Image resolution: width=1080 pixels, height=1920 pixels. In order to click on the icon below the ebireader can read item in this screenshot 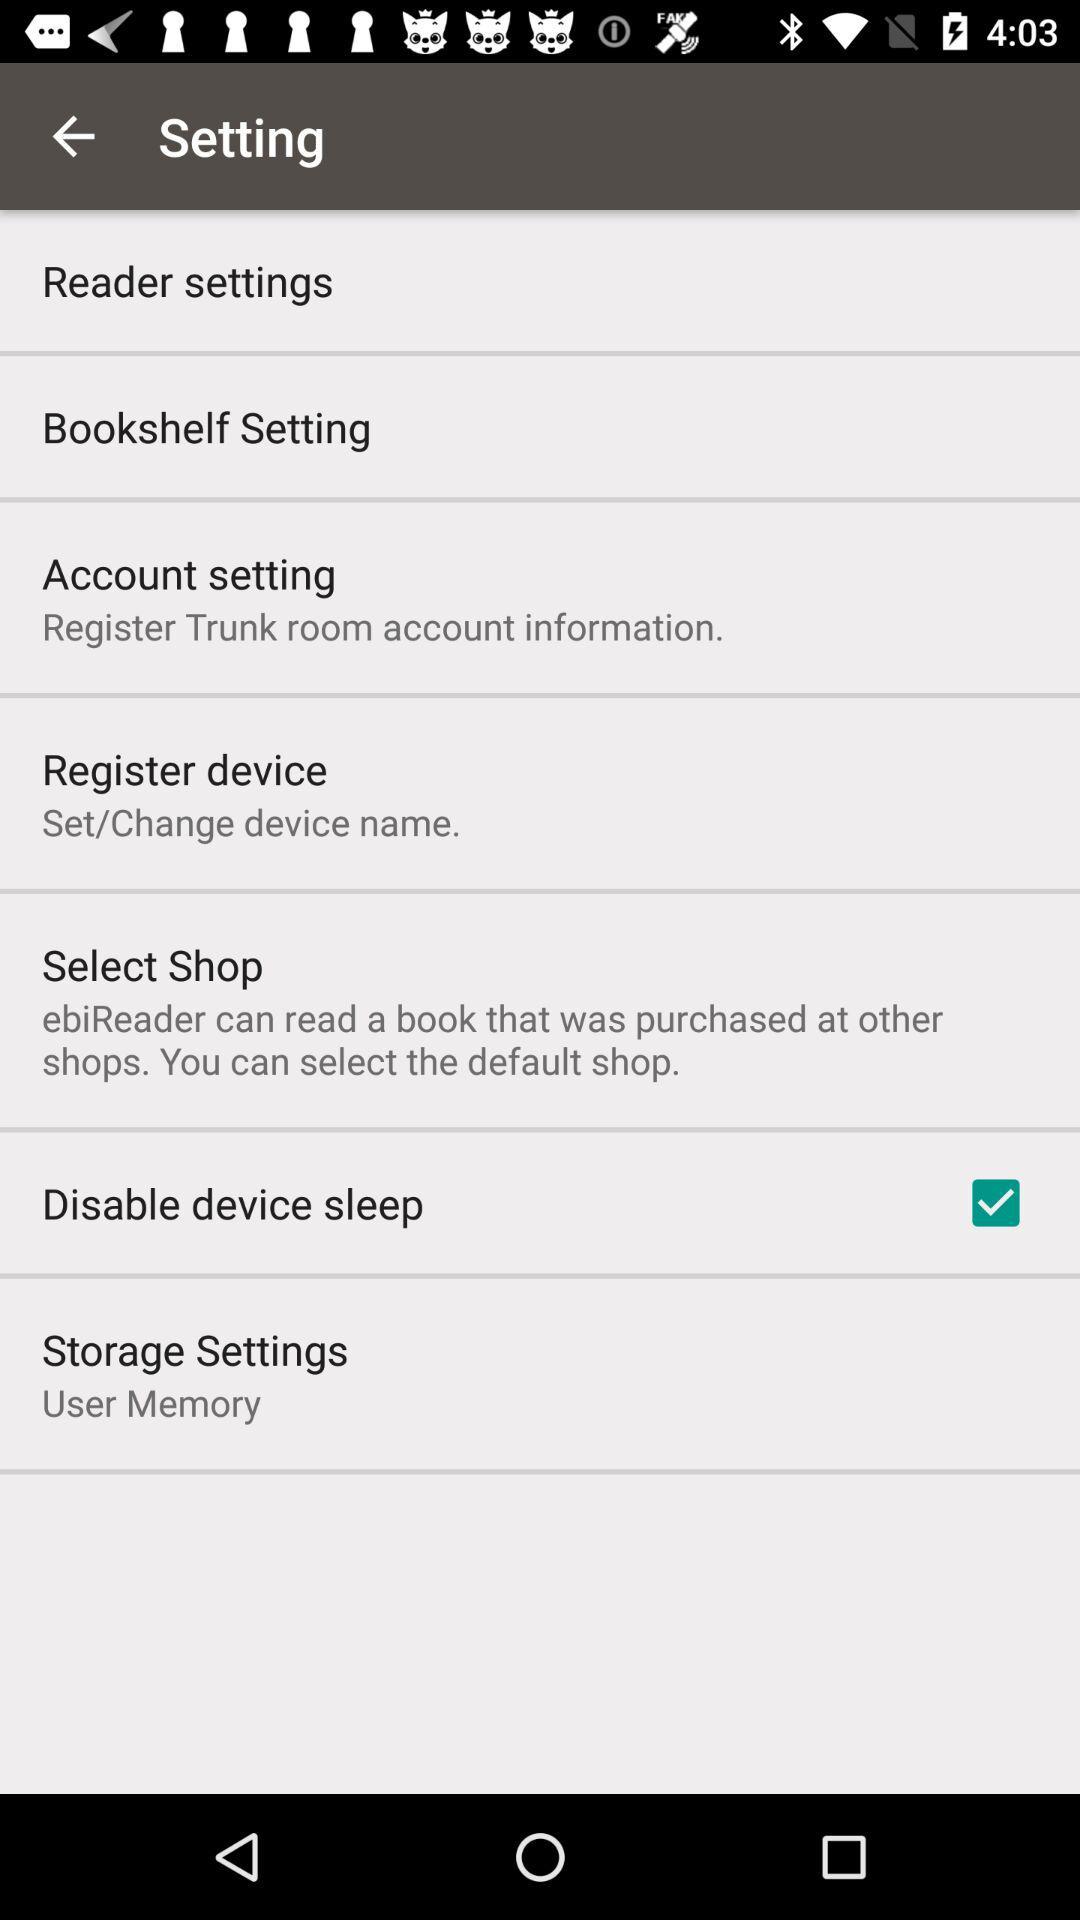, I will do `click(995, 1202)`.